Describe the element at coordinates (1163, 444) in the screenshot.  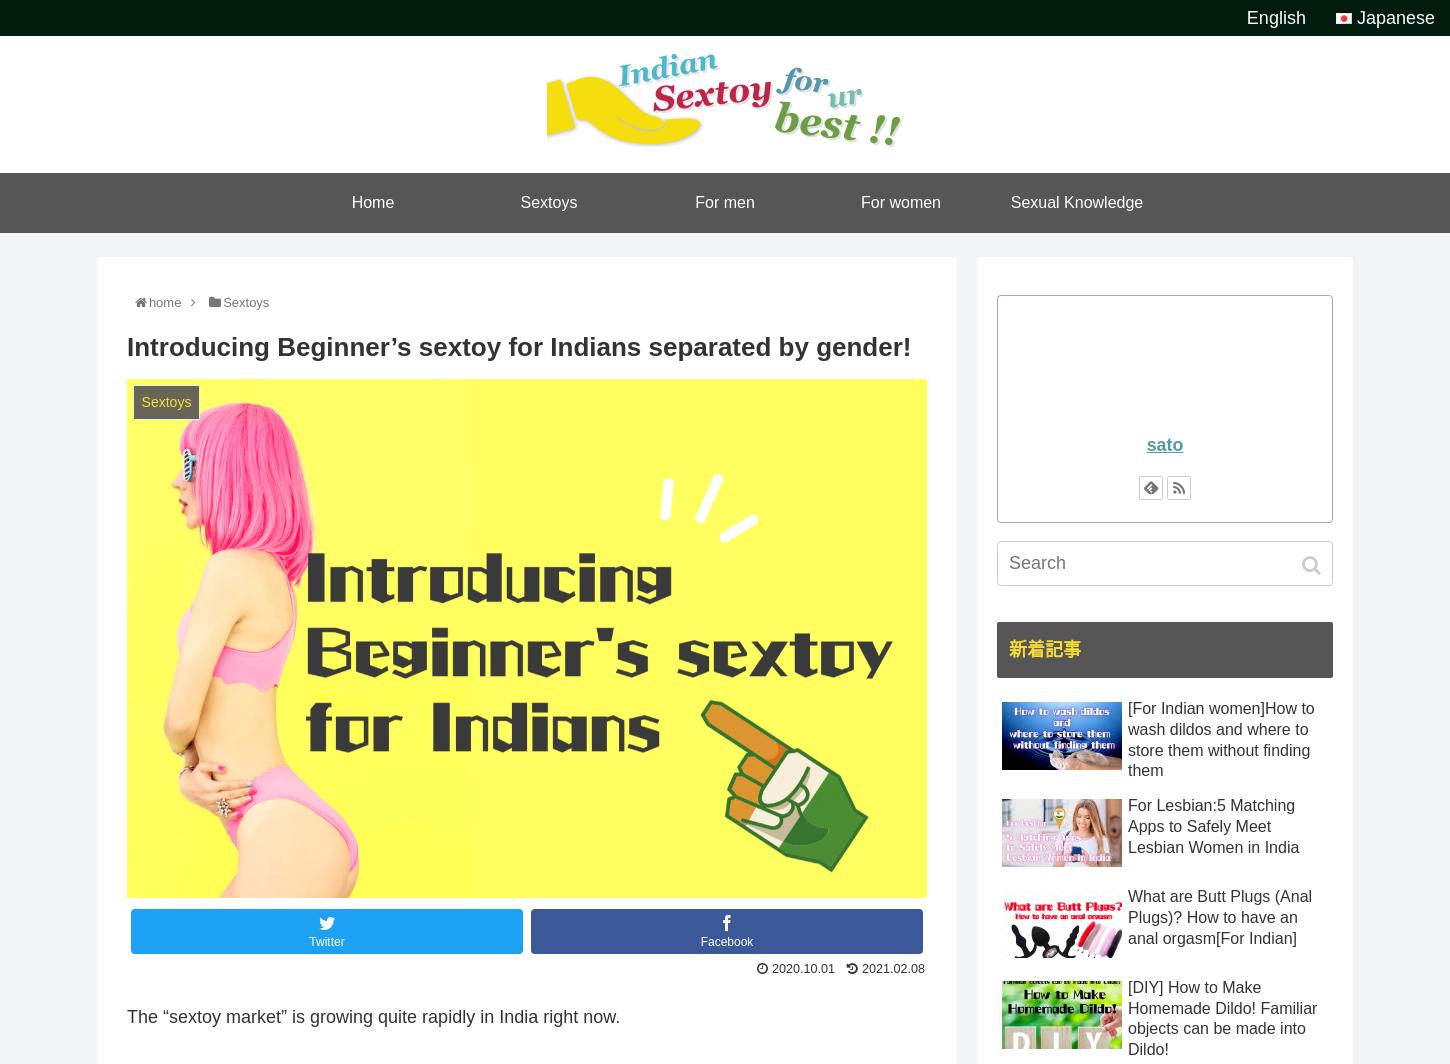
I see `'sato'` at that location.